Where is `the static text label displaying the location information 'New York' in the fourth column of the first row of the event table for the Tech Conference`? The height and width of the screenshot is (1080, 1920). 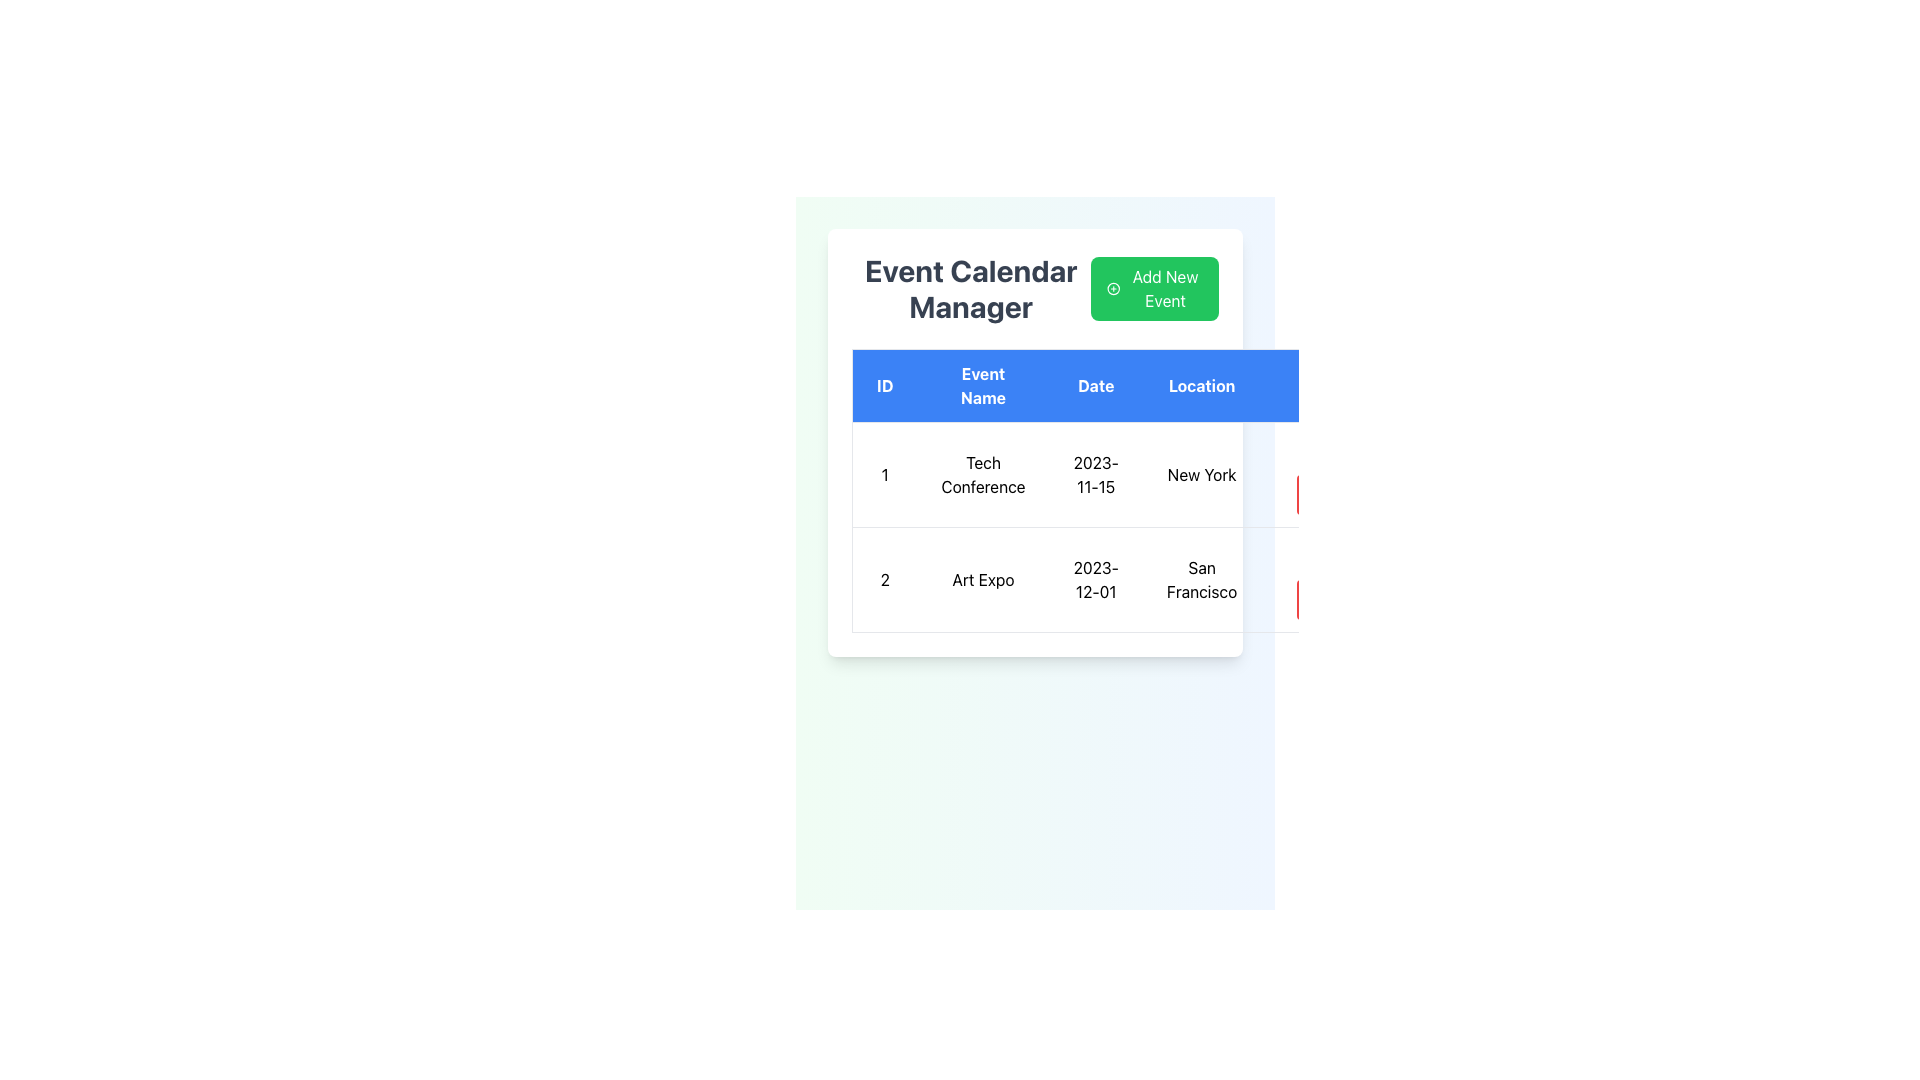
the static text label displaying the location information 'New York' in the fourth column of the first row of the event table for the Tech Conference is located at coordinates (1201, 474).